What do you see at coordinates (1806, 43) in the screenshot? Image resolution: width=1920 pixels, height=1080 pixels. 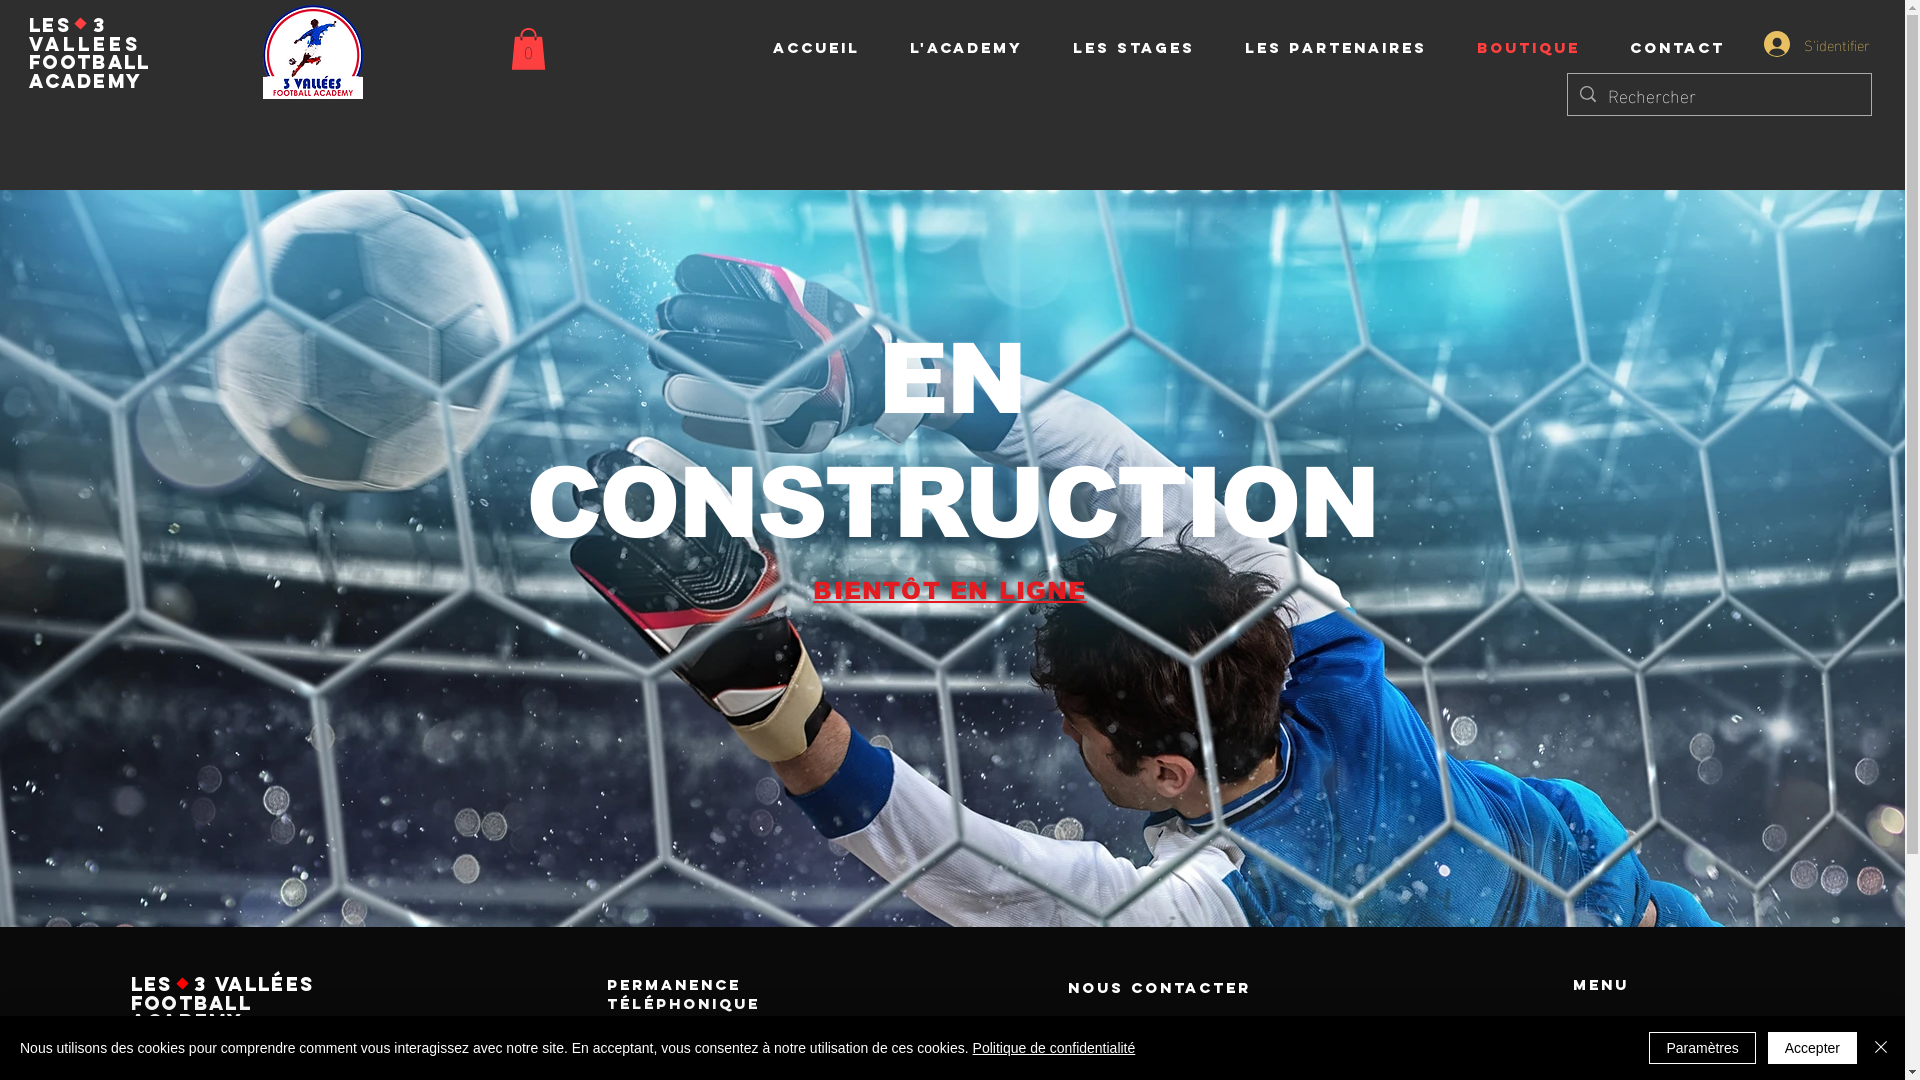 I see `'S'identifier'` at bounding box center [1806, 43].